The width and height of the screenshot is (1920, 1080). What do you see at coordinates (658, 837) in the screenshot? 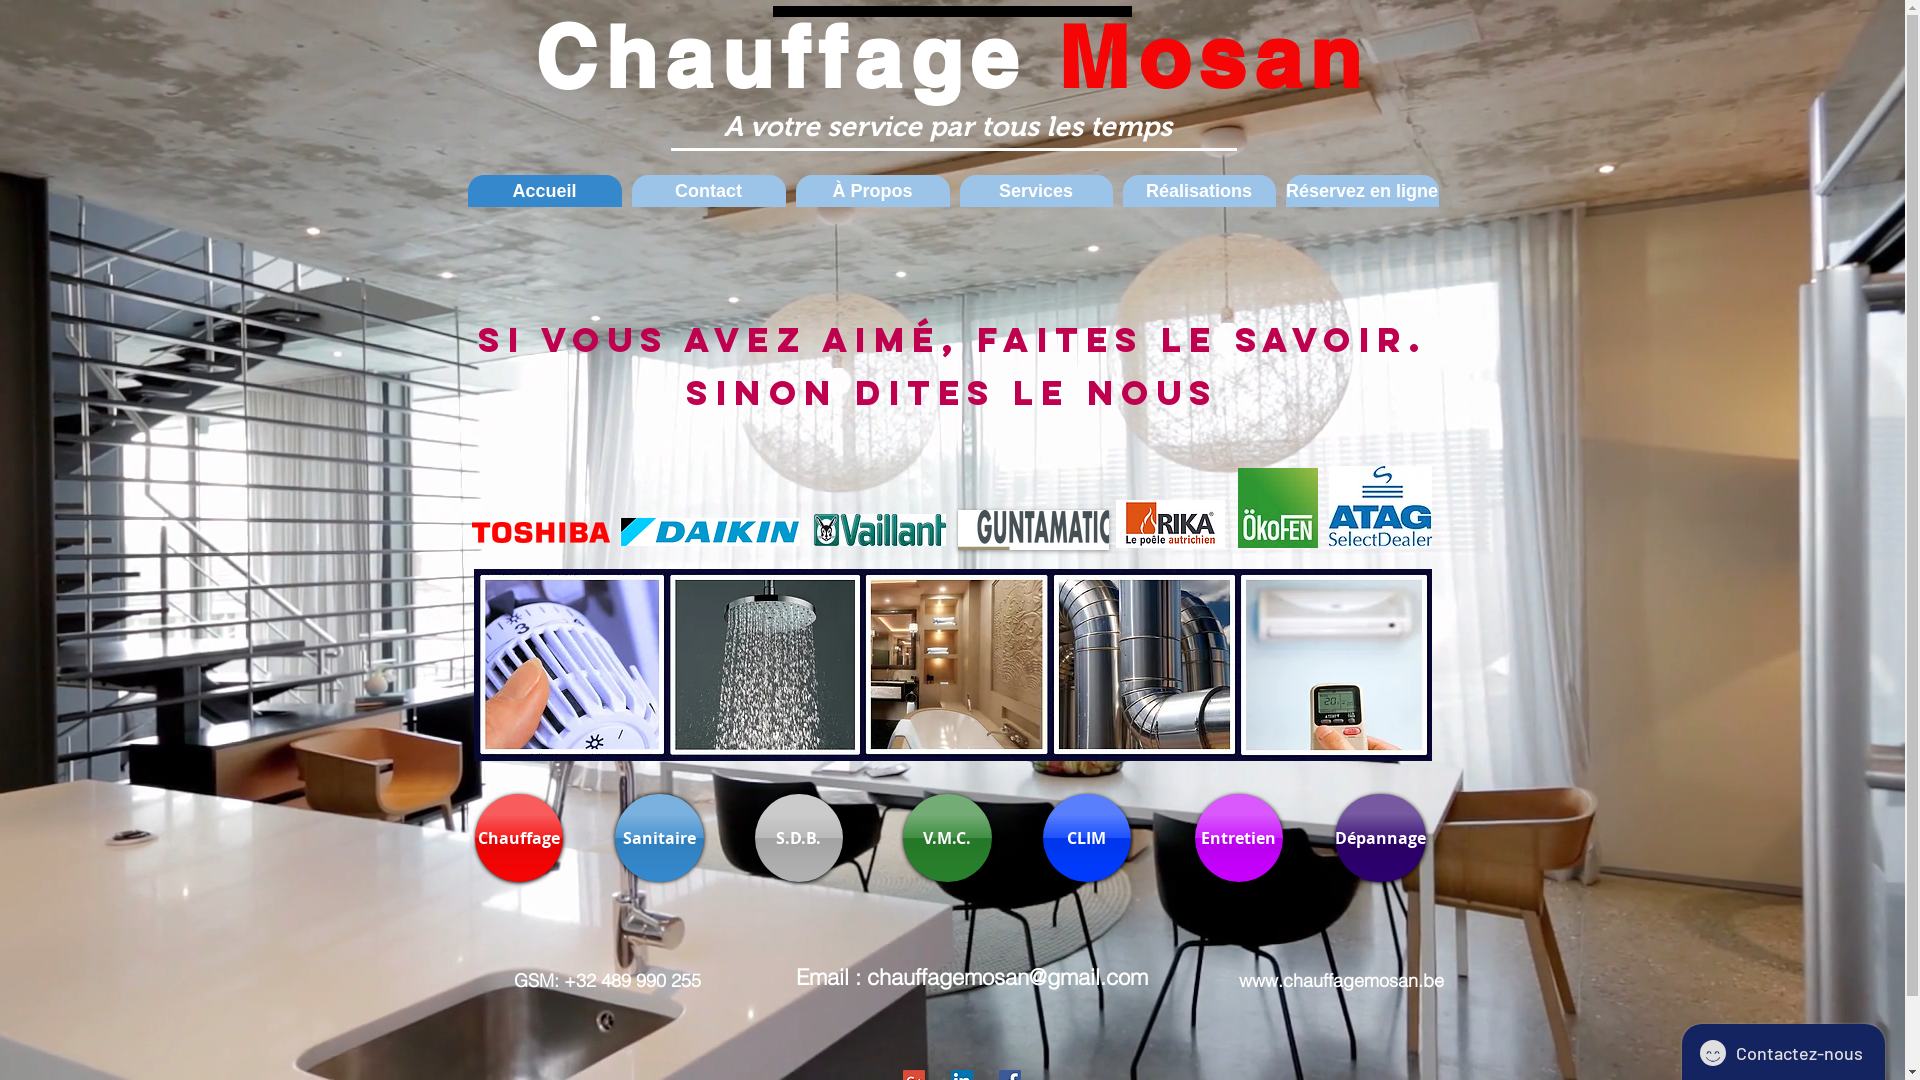
I see `'Sanitaire'` at bounding box center [658, 837].